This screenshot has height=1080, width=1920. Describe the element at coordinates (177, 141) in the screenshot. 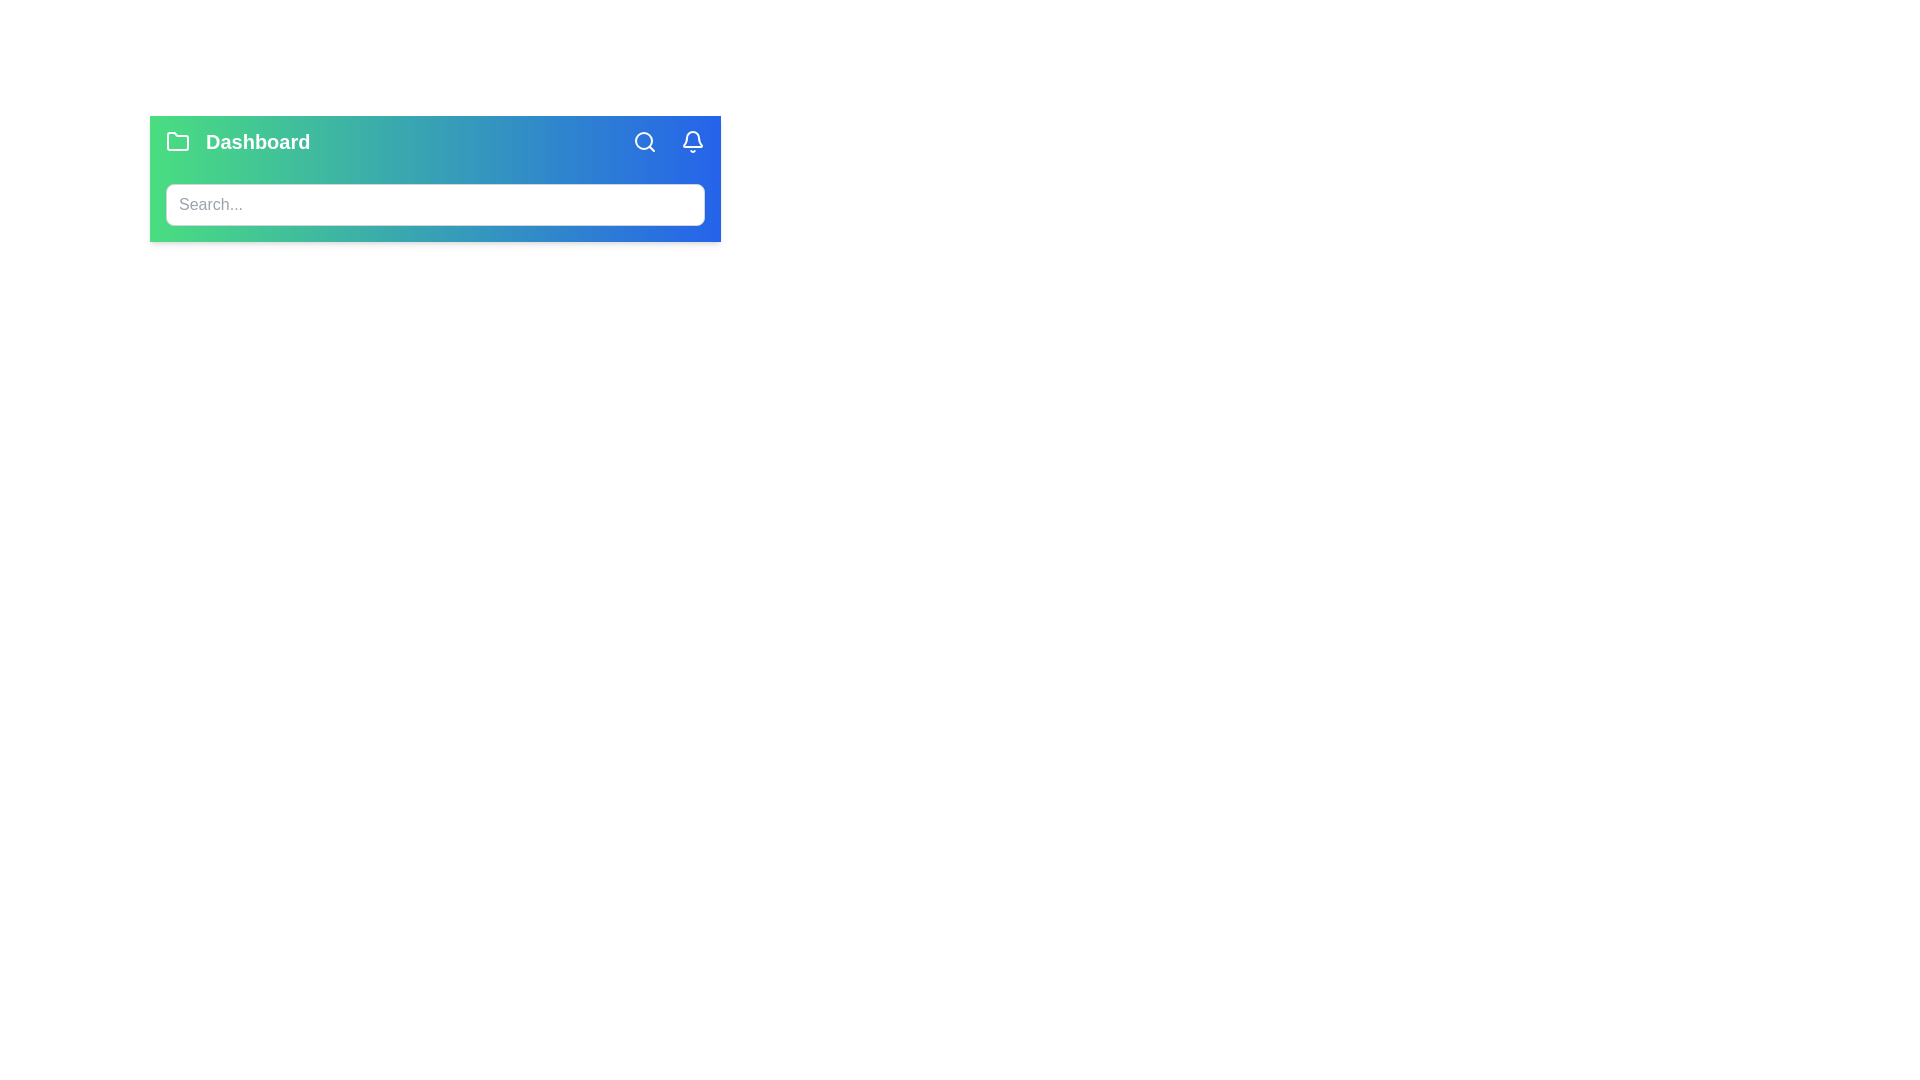

I see `the folder icon in the app bar` at that location.